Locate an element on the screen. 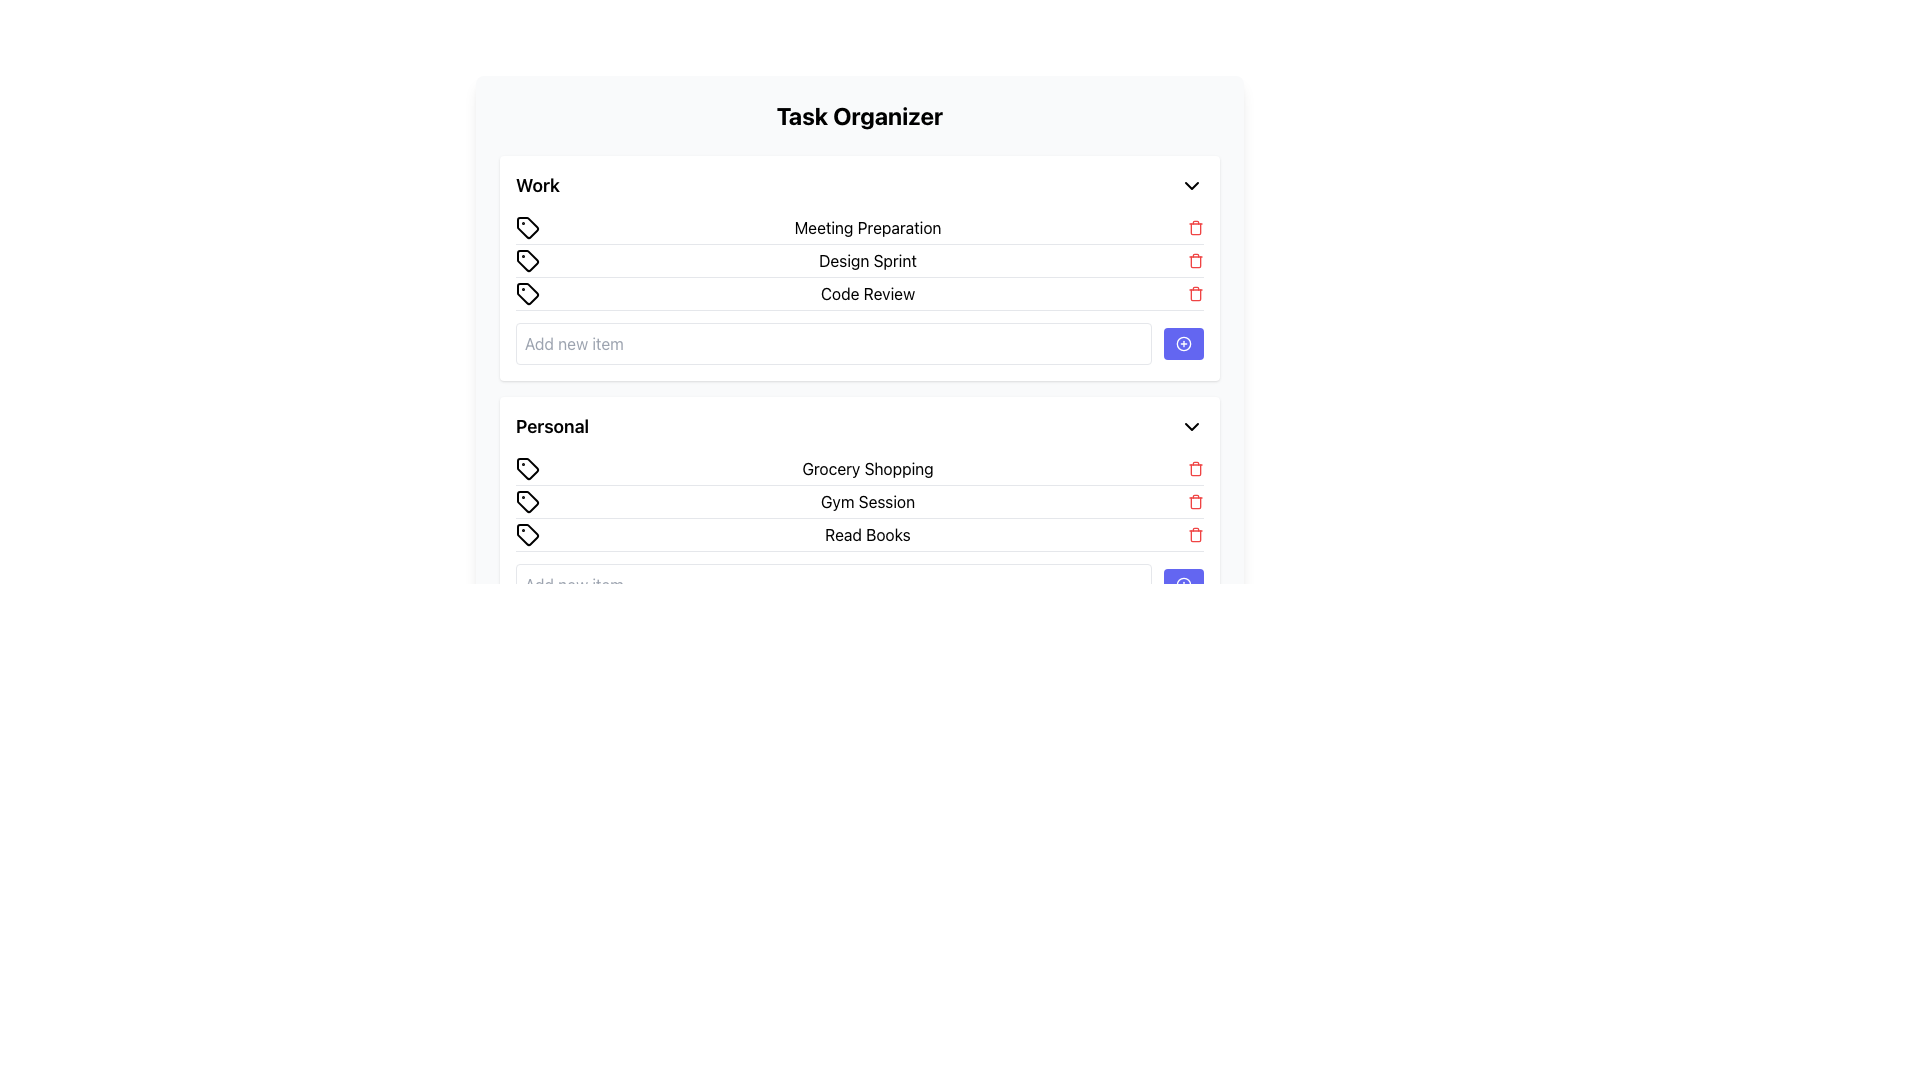 The width and height of the screenshot is (1920, 1080). the tag icon in the 'Personal' section, which is adjacent to the label 'Gym Session' and is the second element from the top is located at coordinates (528, 500).